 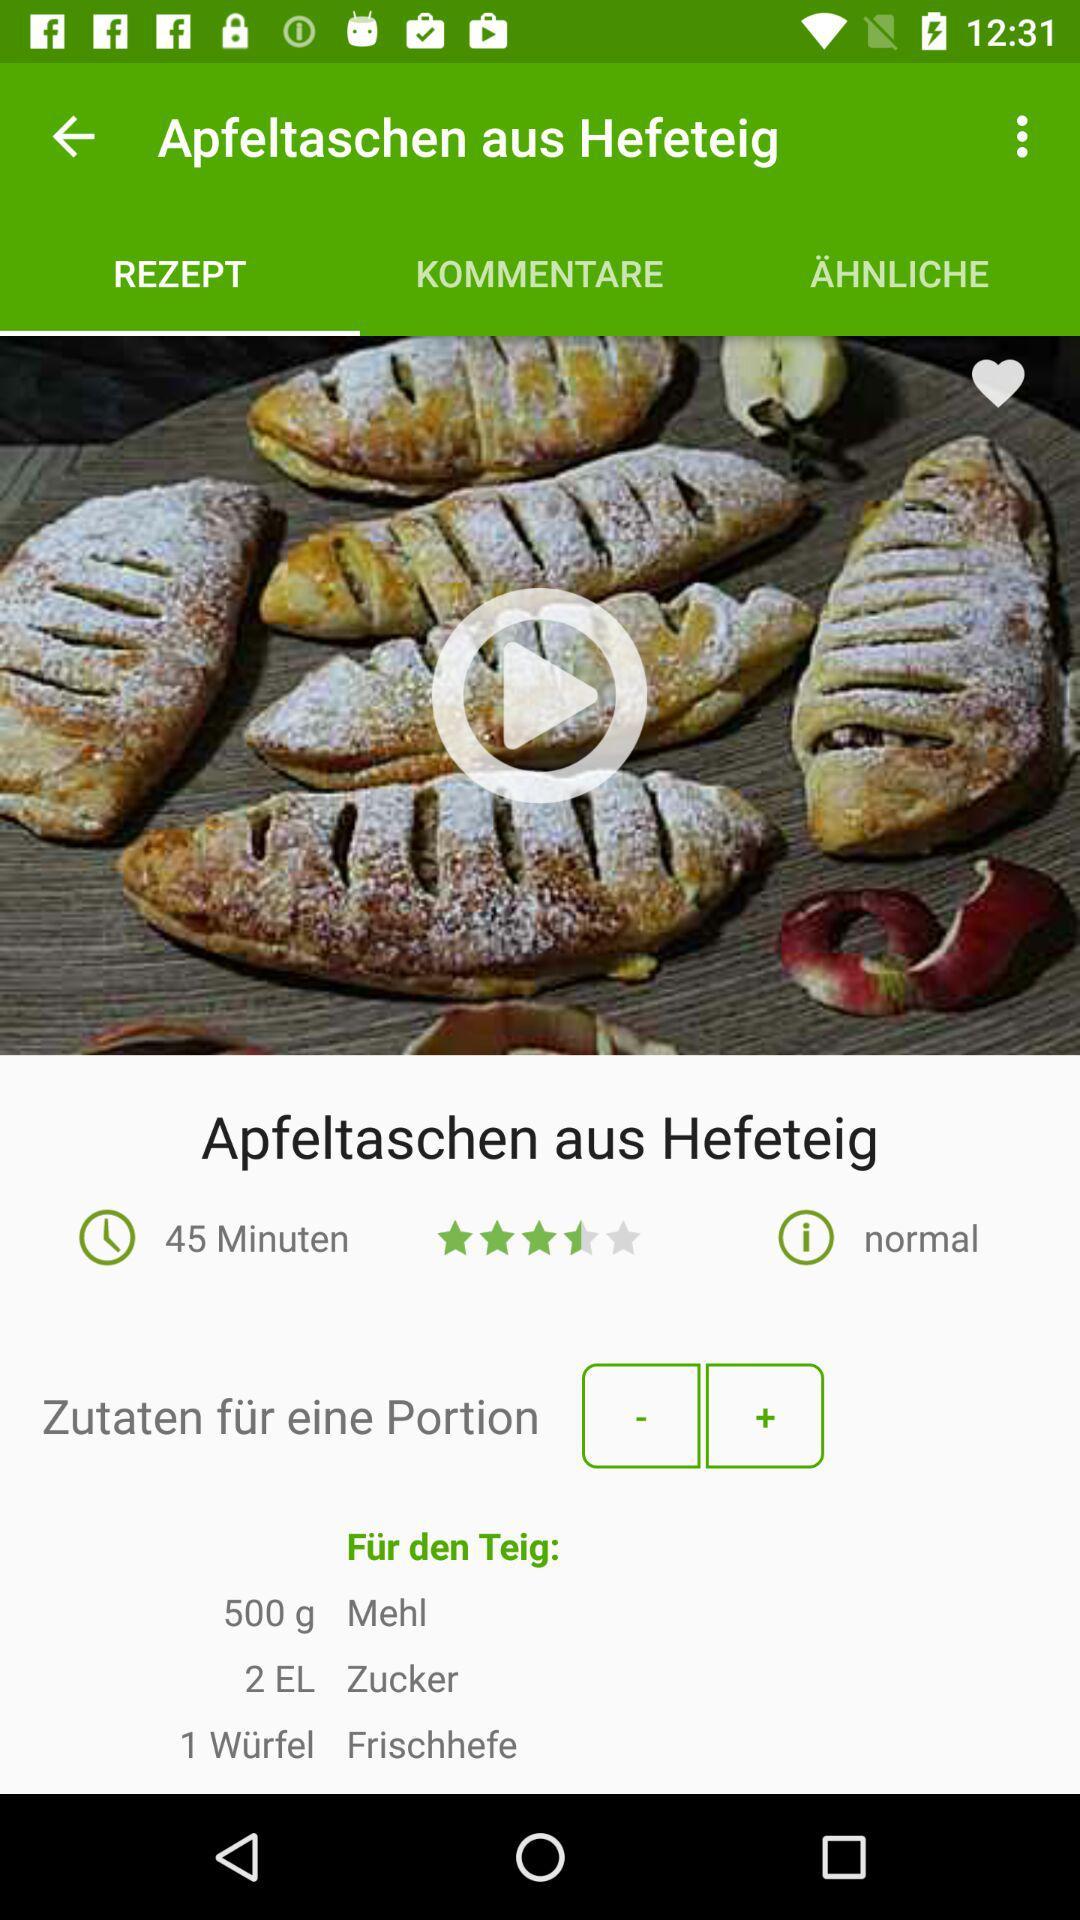 I want to click on advertisement, so click(x=540, y=695).